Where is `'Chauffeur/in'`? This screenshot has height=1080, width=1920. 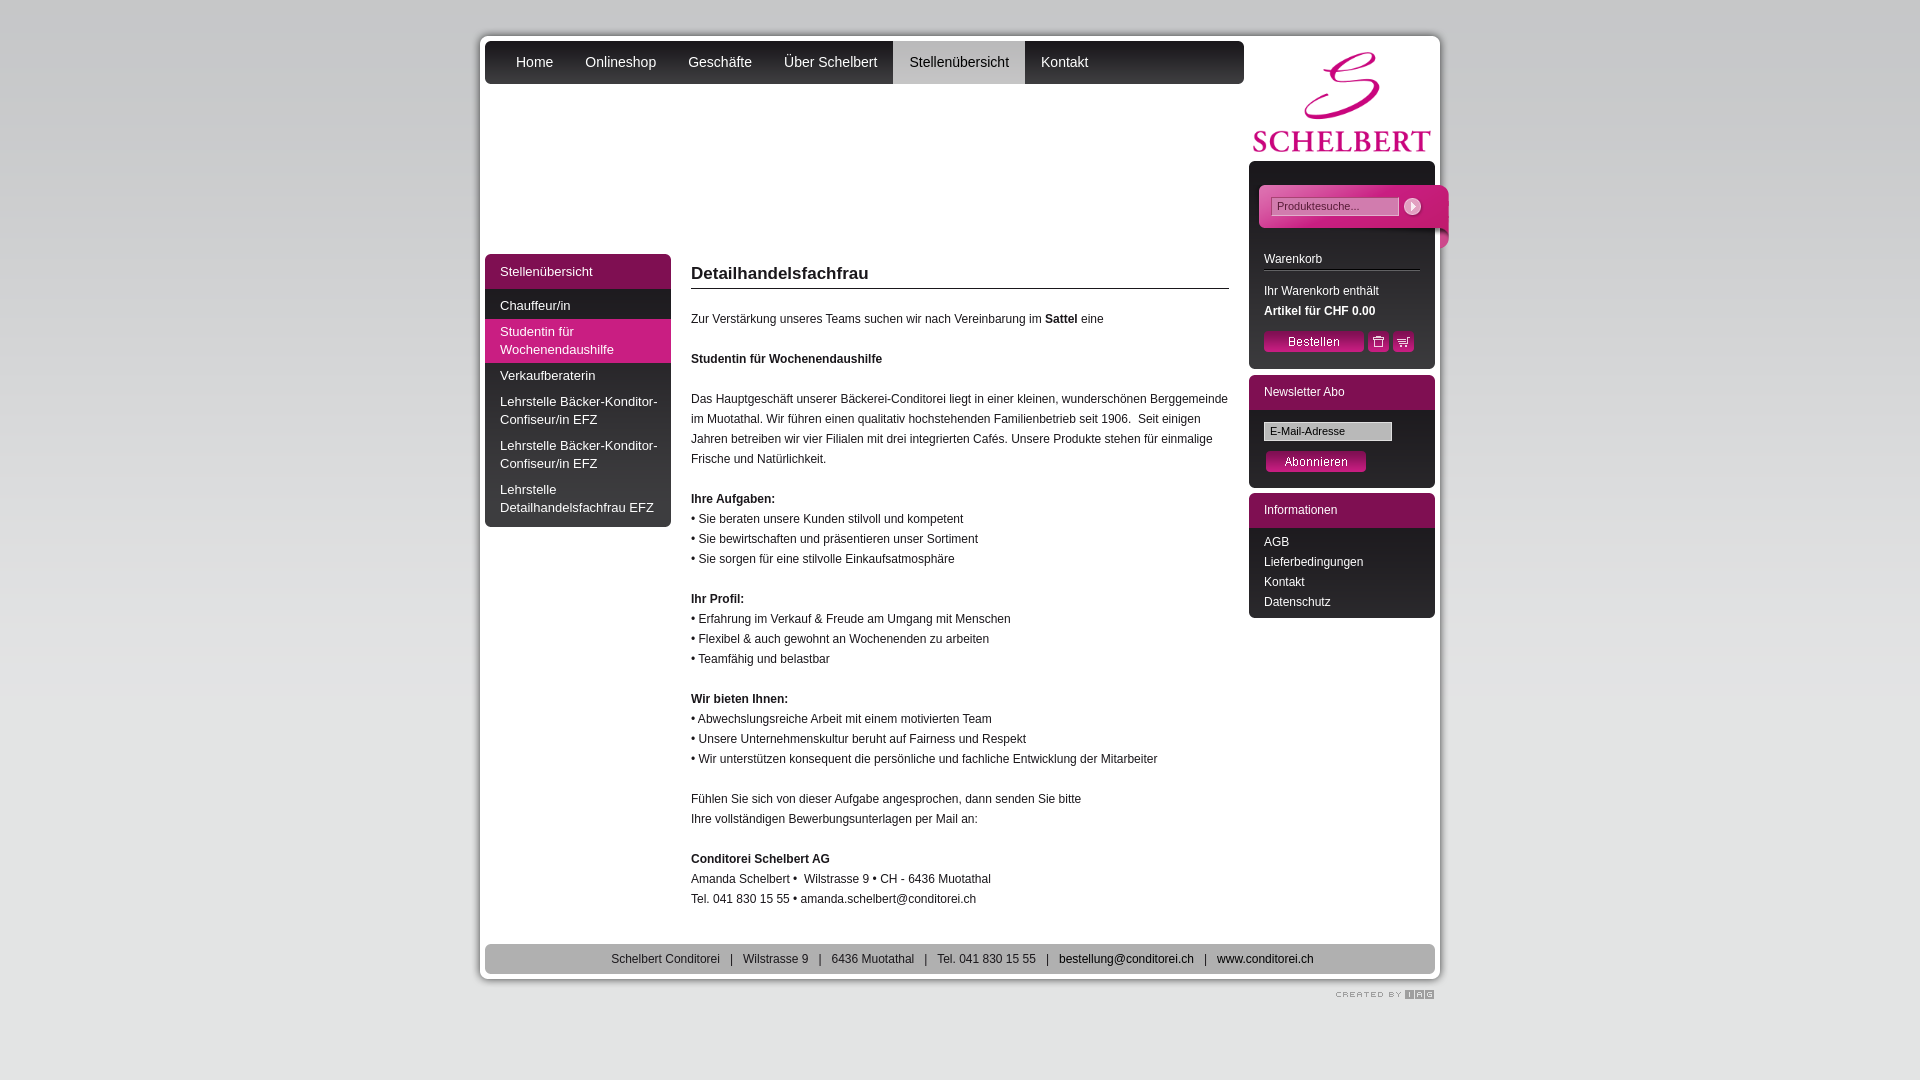
'Chauffeur/in' is located at coordinates (576, 305).